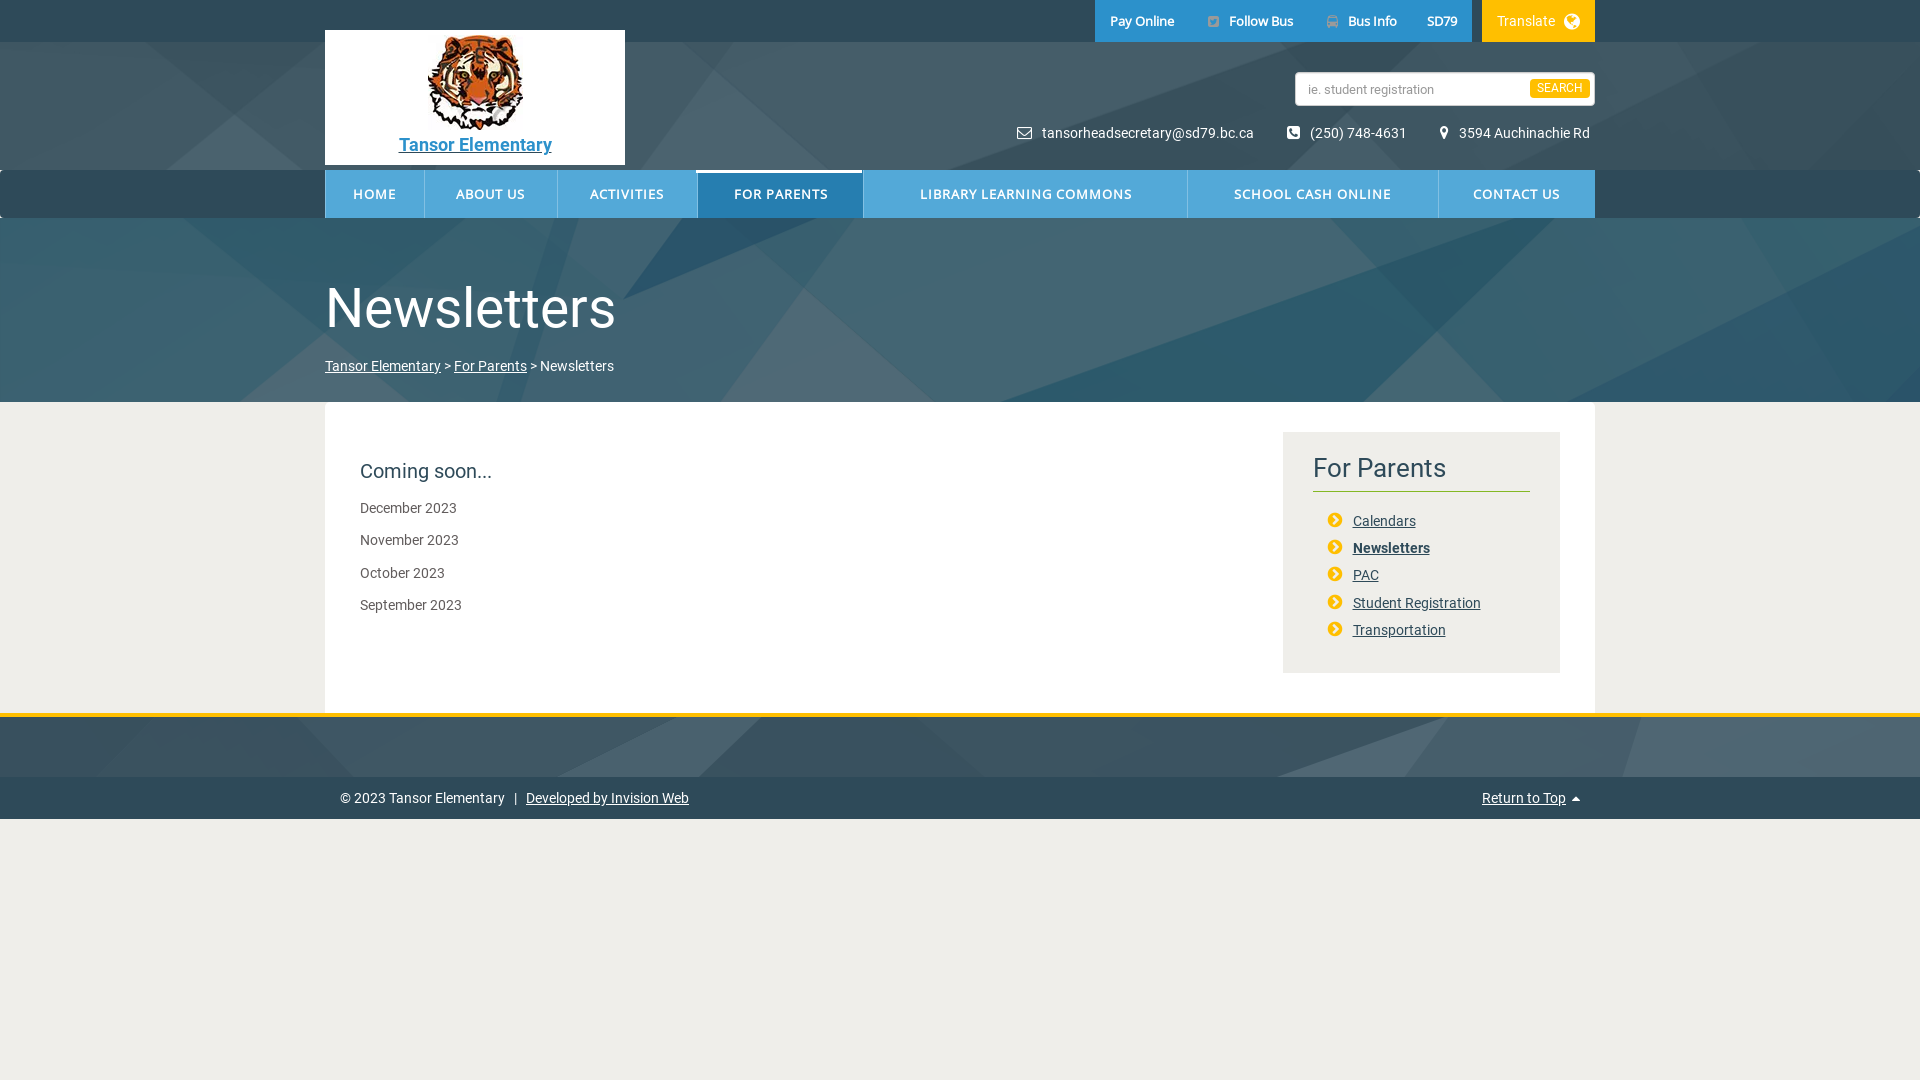 Image resolution: width=1920 pixels, height=1080 pixels. I want to click on 'SCHOOL CASH ONLINE', so click(1188, 193).